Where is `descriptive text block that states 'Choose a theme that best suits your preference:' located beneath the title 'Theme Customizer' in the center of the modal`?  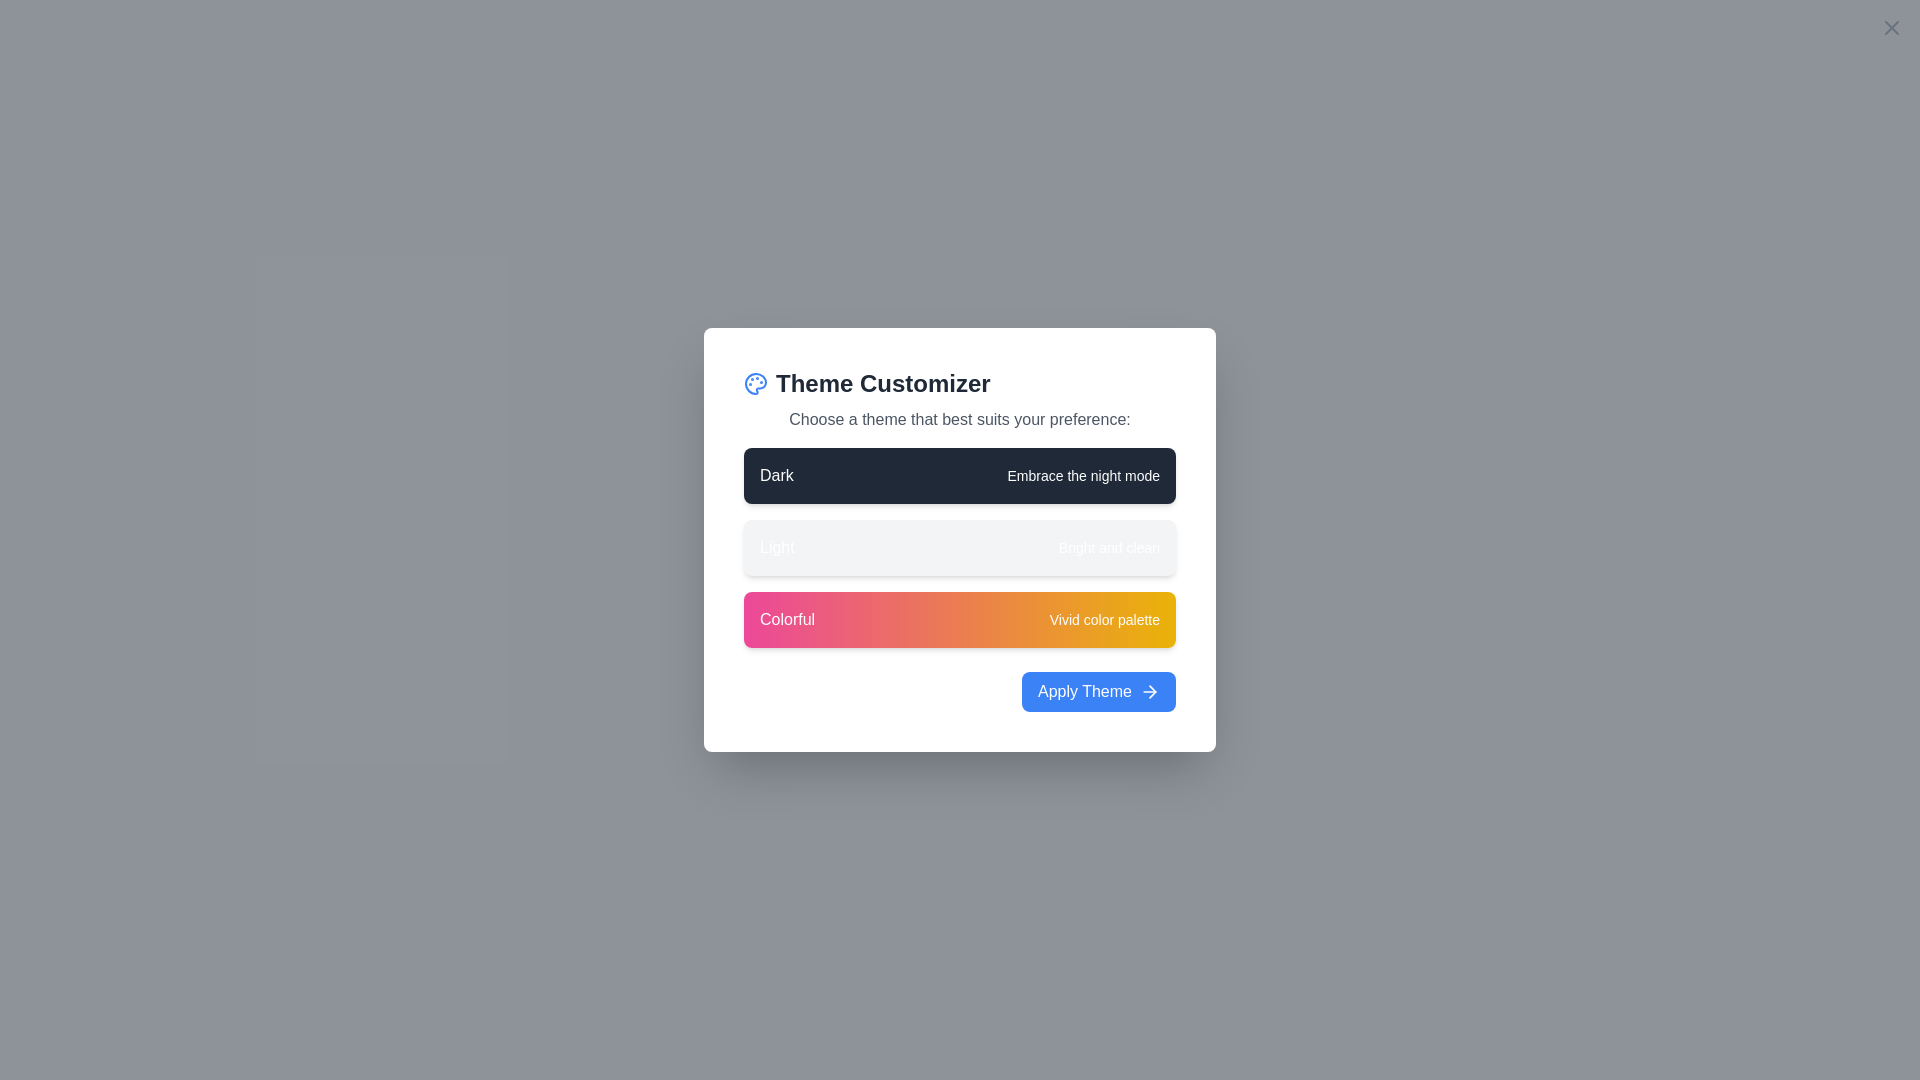 descriptive text block that states 'Choose a theme that best suits your preference:' located beneath the title 'Theme Customizer' in the center of the modal is located at coordinates (960, 419).